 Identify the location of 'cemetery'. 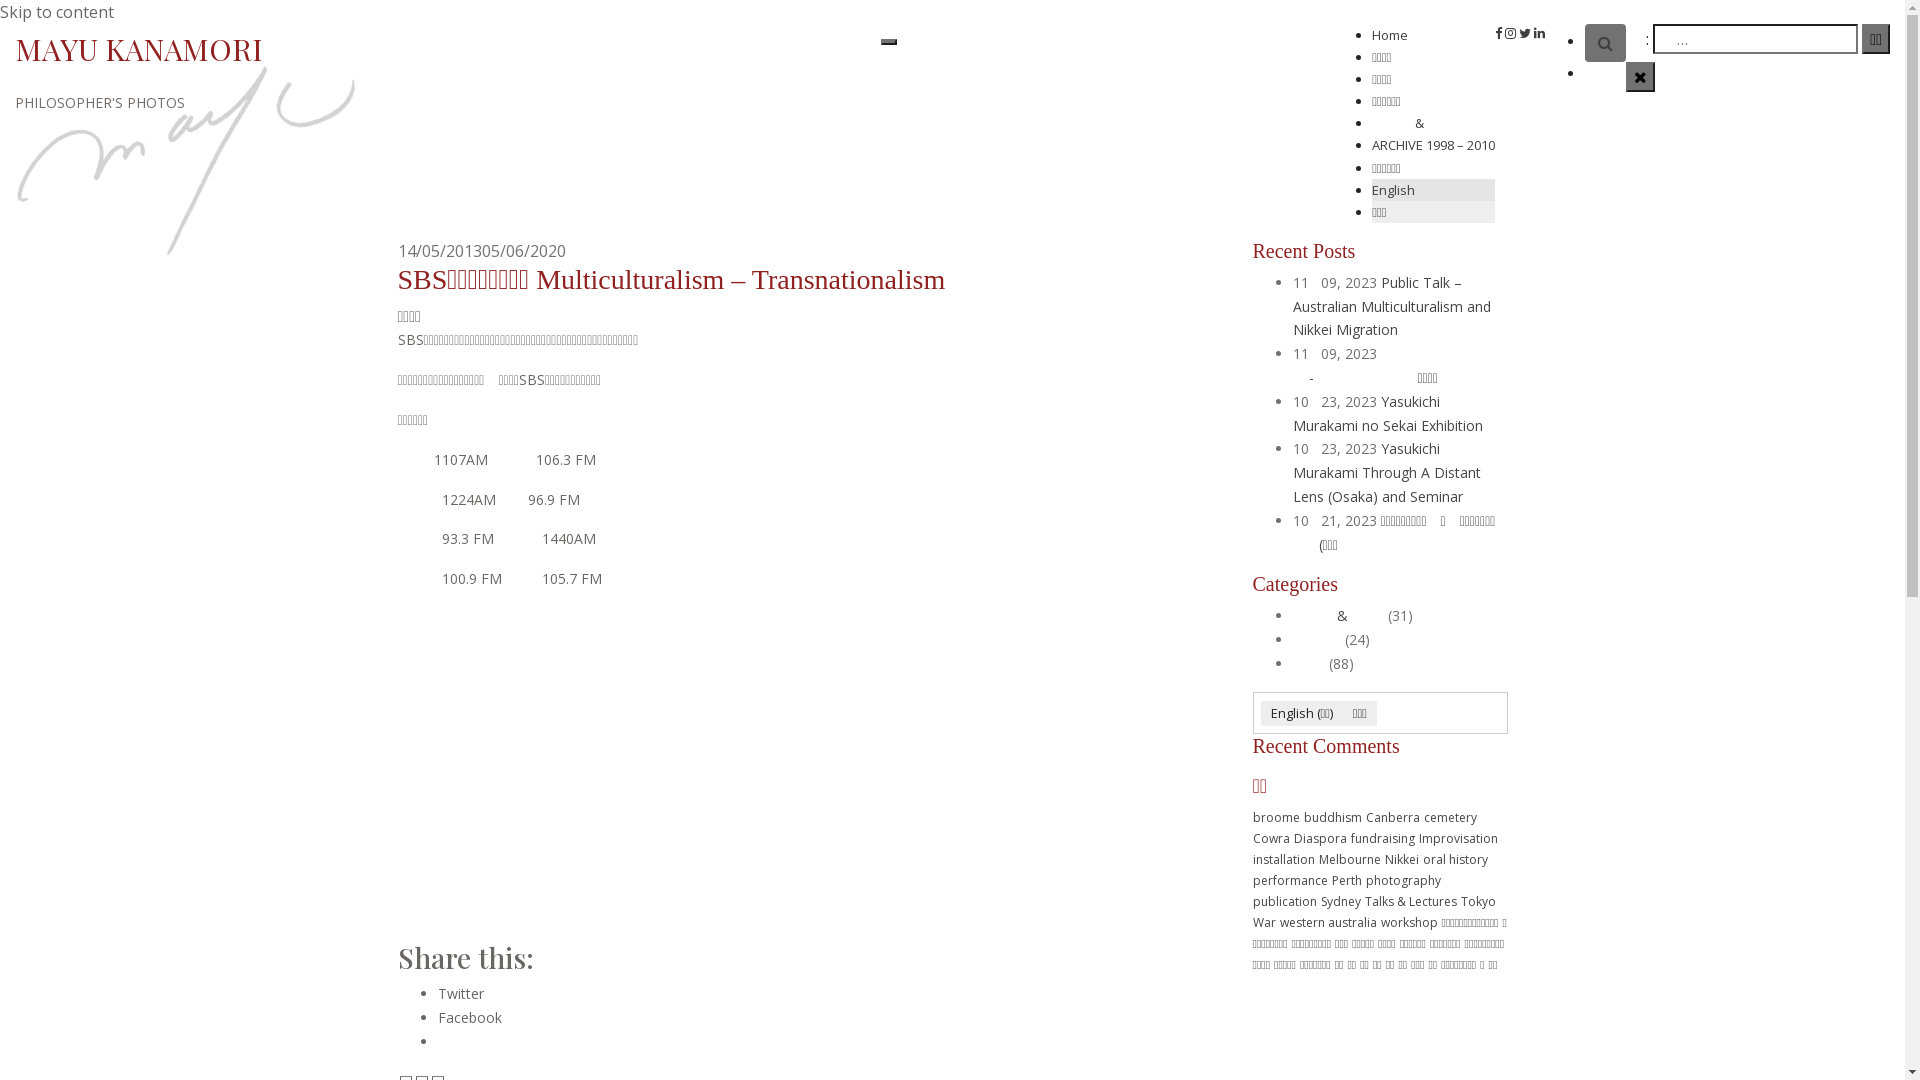
(1450, 817).